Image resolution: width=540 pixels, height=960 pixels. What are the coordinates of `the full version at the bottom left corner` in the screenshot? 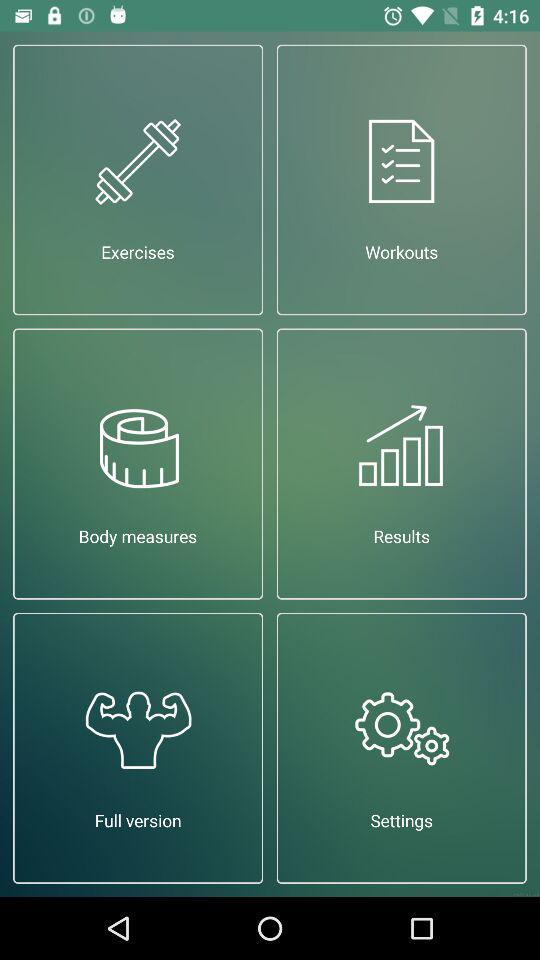 It's located at (137, 747).